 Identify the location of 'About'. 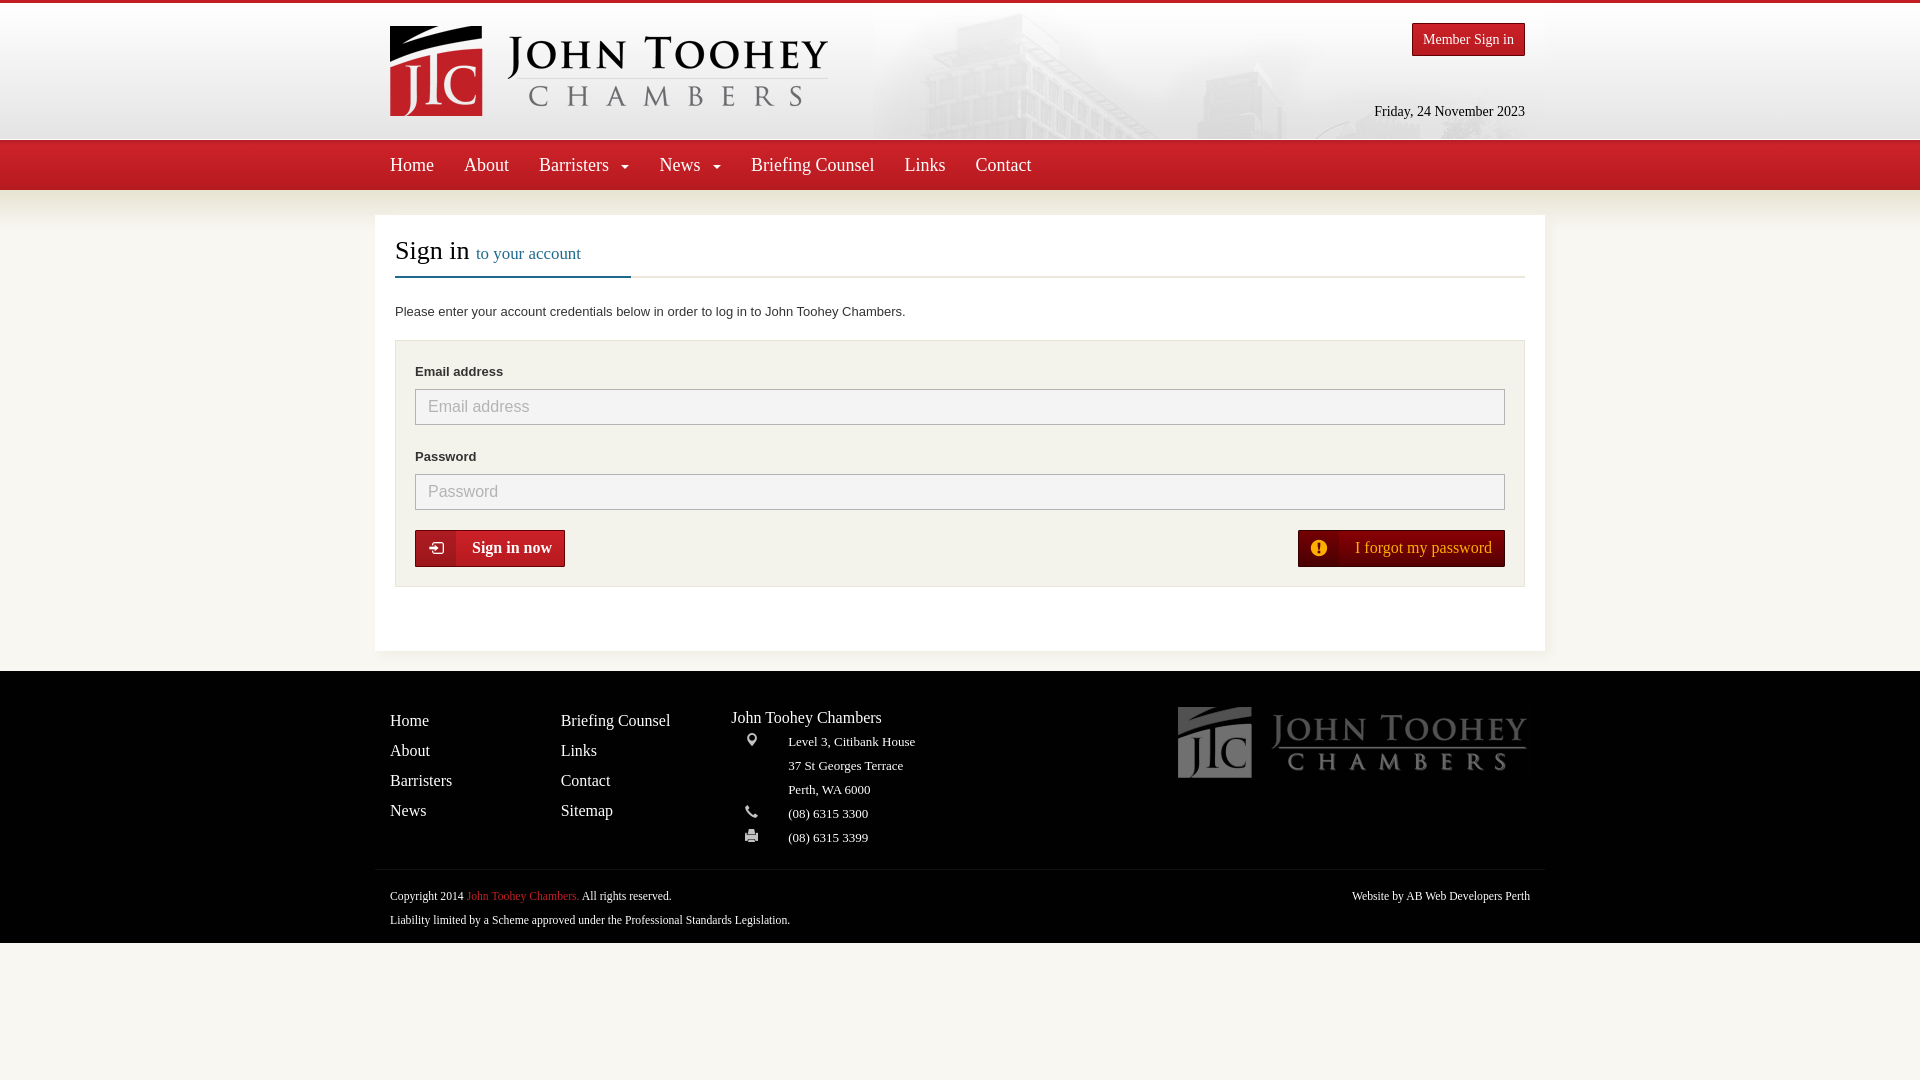
(486, 164).